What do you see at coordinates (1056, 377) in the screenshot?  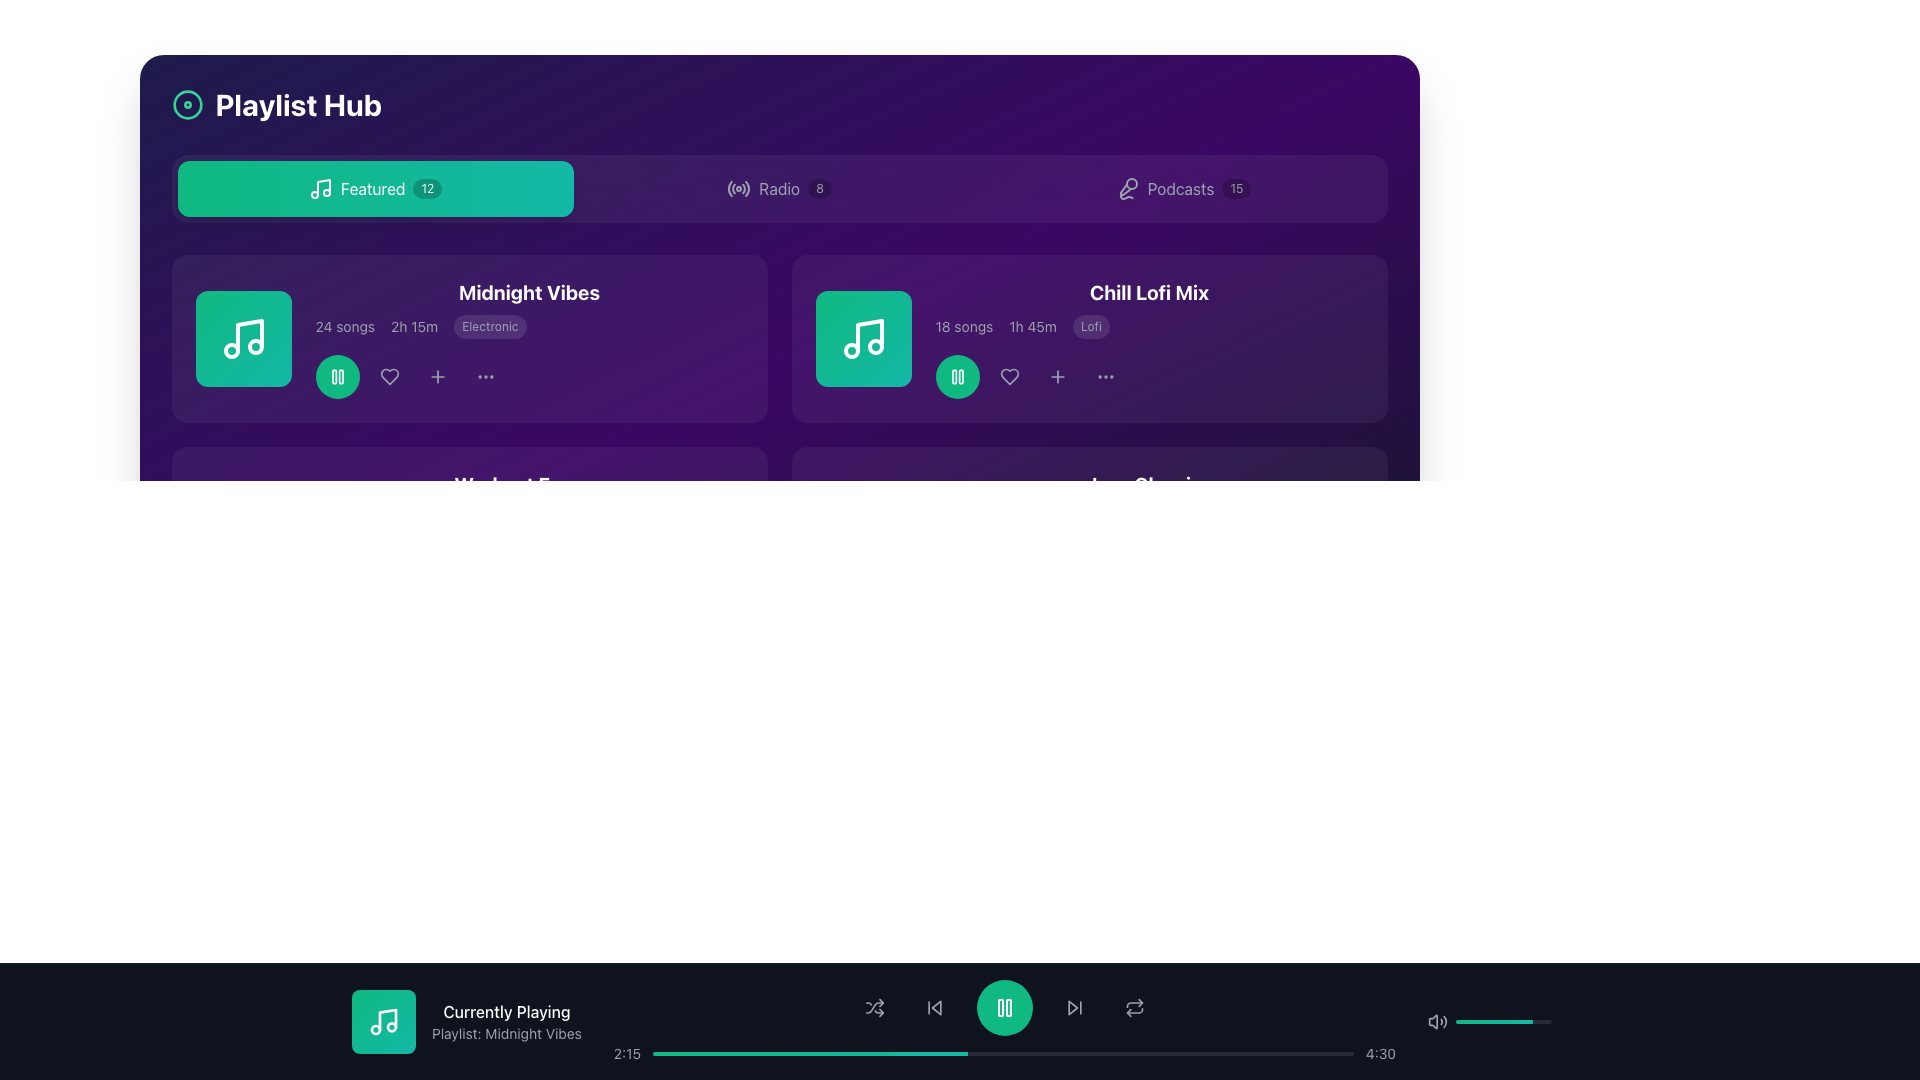 I see `the plus icon button located to the right of the heart icon in the 'Chill Lofi Mix' playlist` at bounding box center [1056, 377].